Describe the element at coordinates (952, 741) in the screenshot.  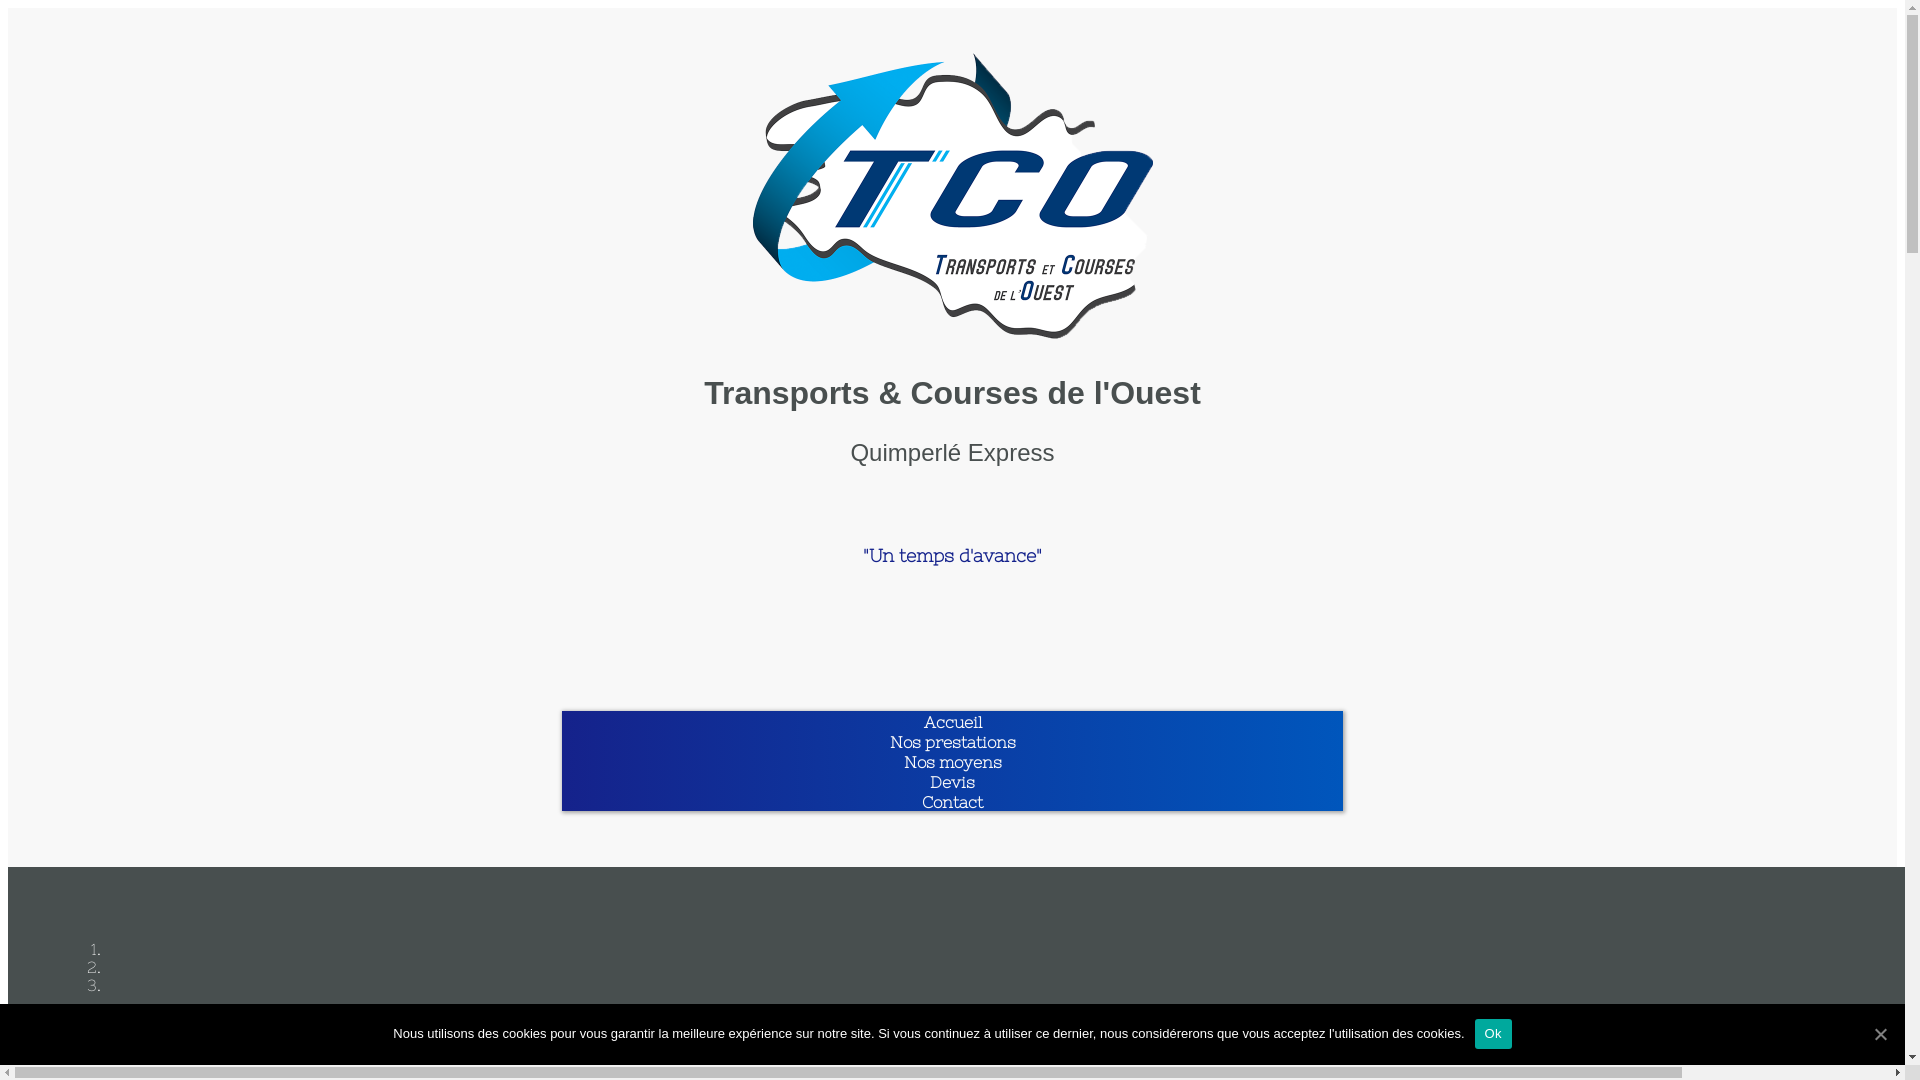
I see `'Nos prestations'` at that location.